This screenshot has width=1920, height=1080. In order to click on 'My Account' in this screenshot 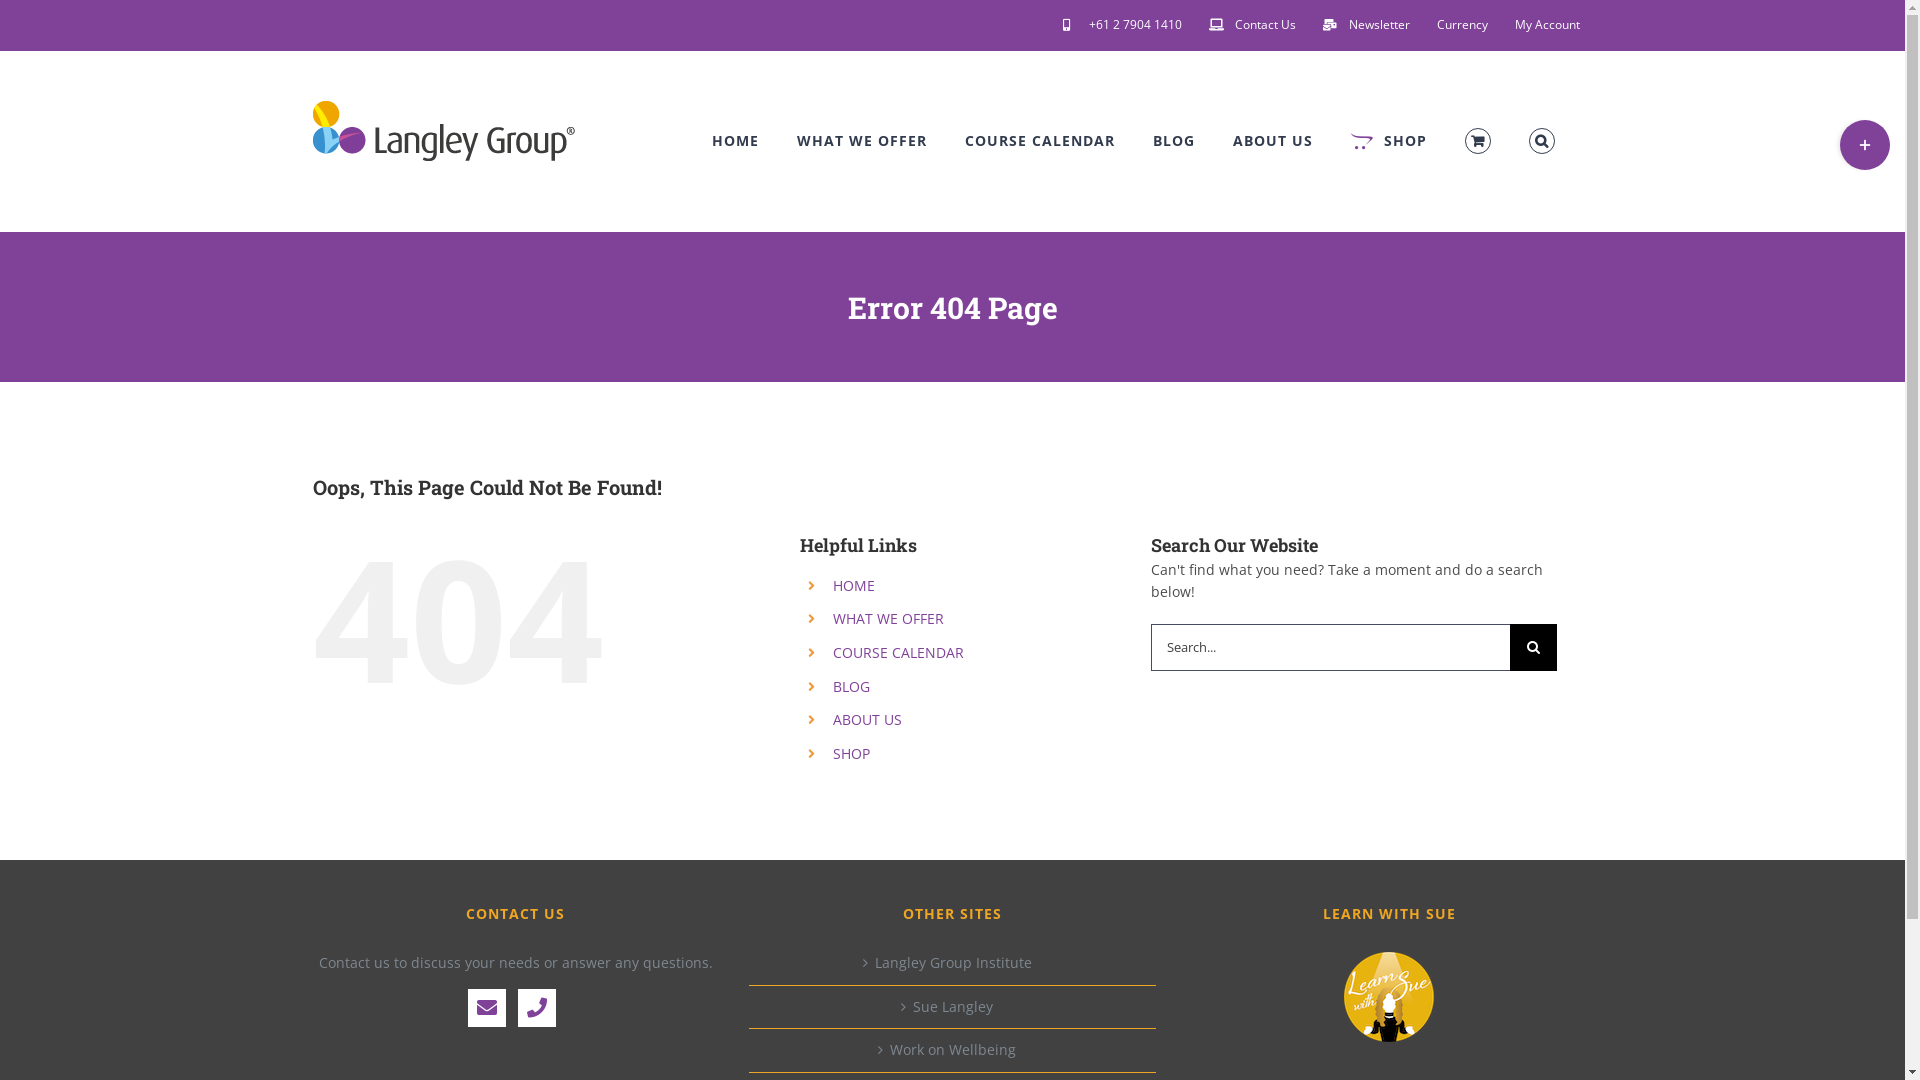, I will do `click(1546, 24)`.